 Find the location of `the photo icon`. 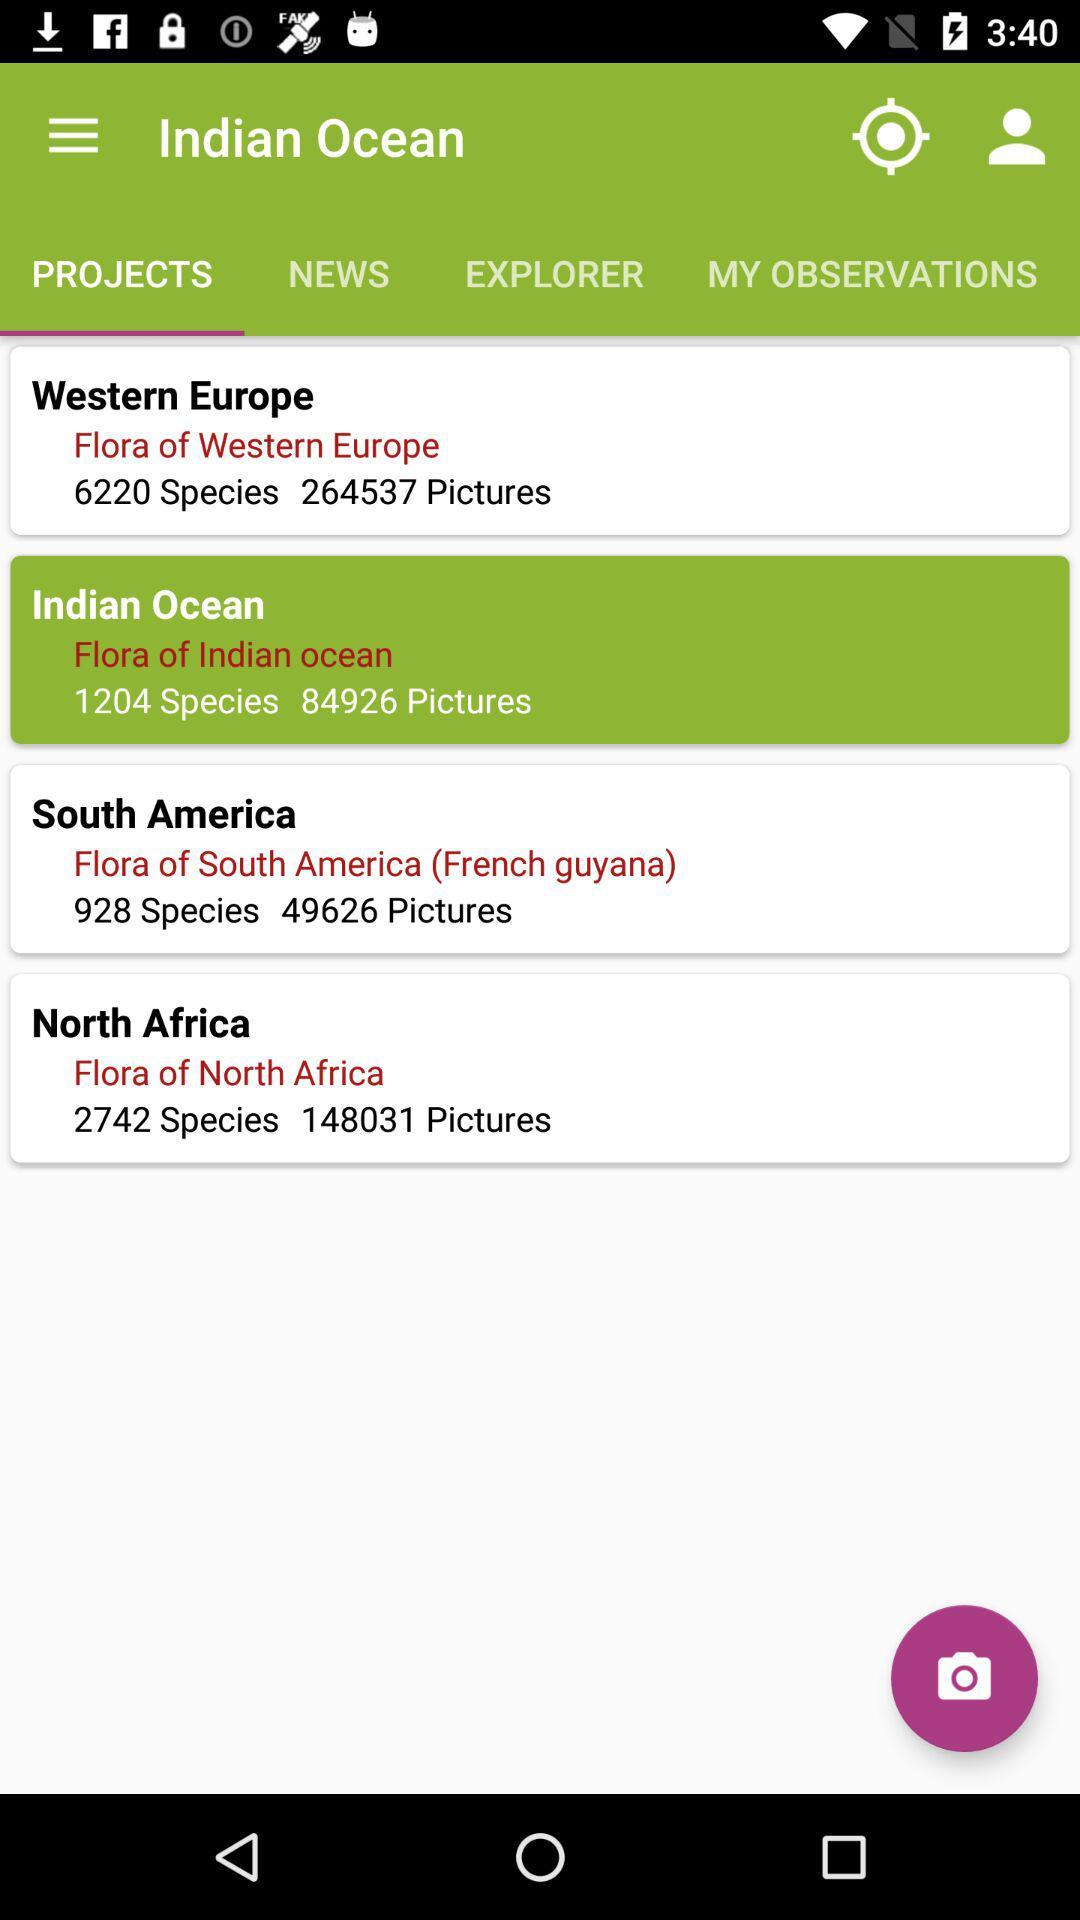

the photo icon is located at coordinates (963, 1678).